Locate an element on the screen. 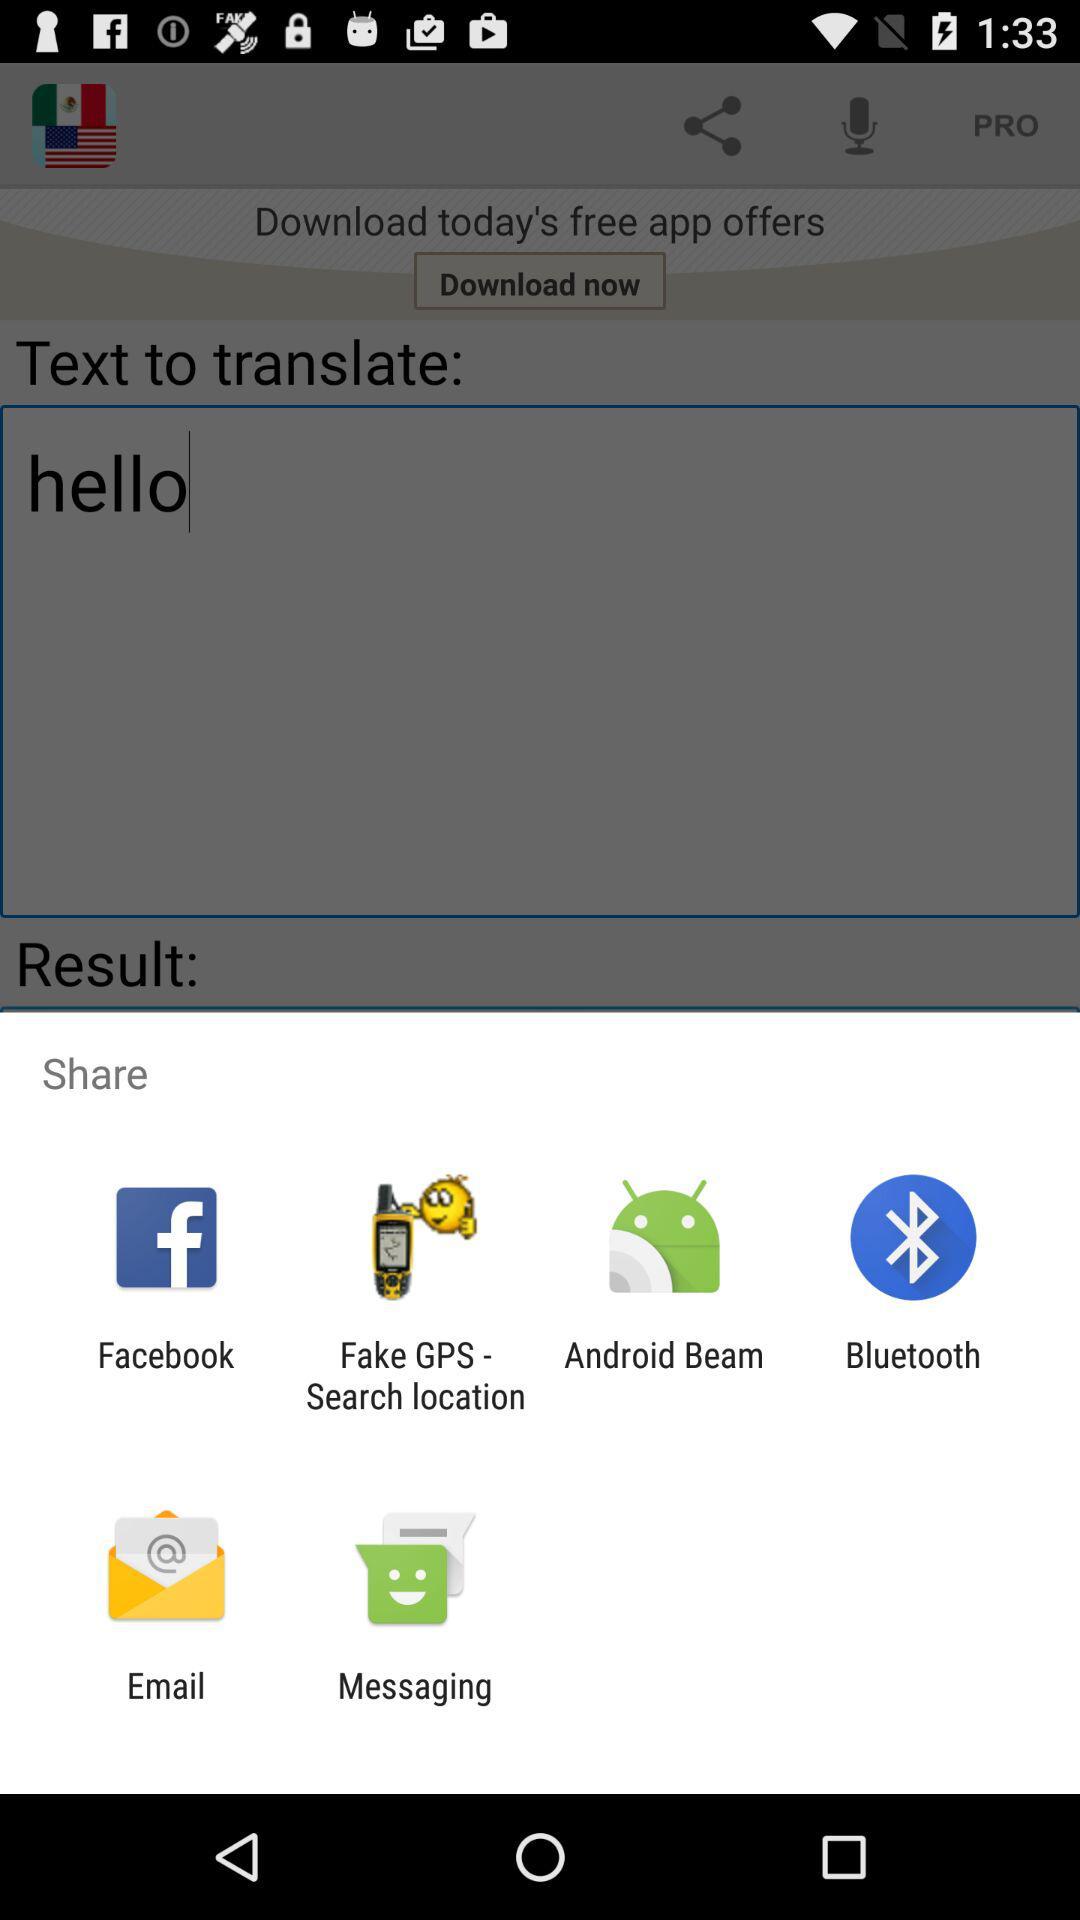  messaging app is located at coordinates (414, 1705).